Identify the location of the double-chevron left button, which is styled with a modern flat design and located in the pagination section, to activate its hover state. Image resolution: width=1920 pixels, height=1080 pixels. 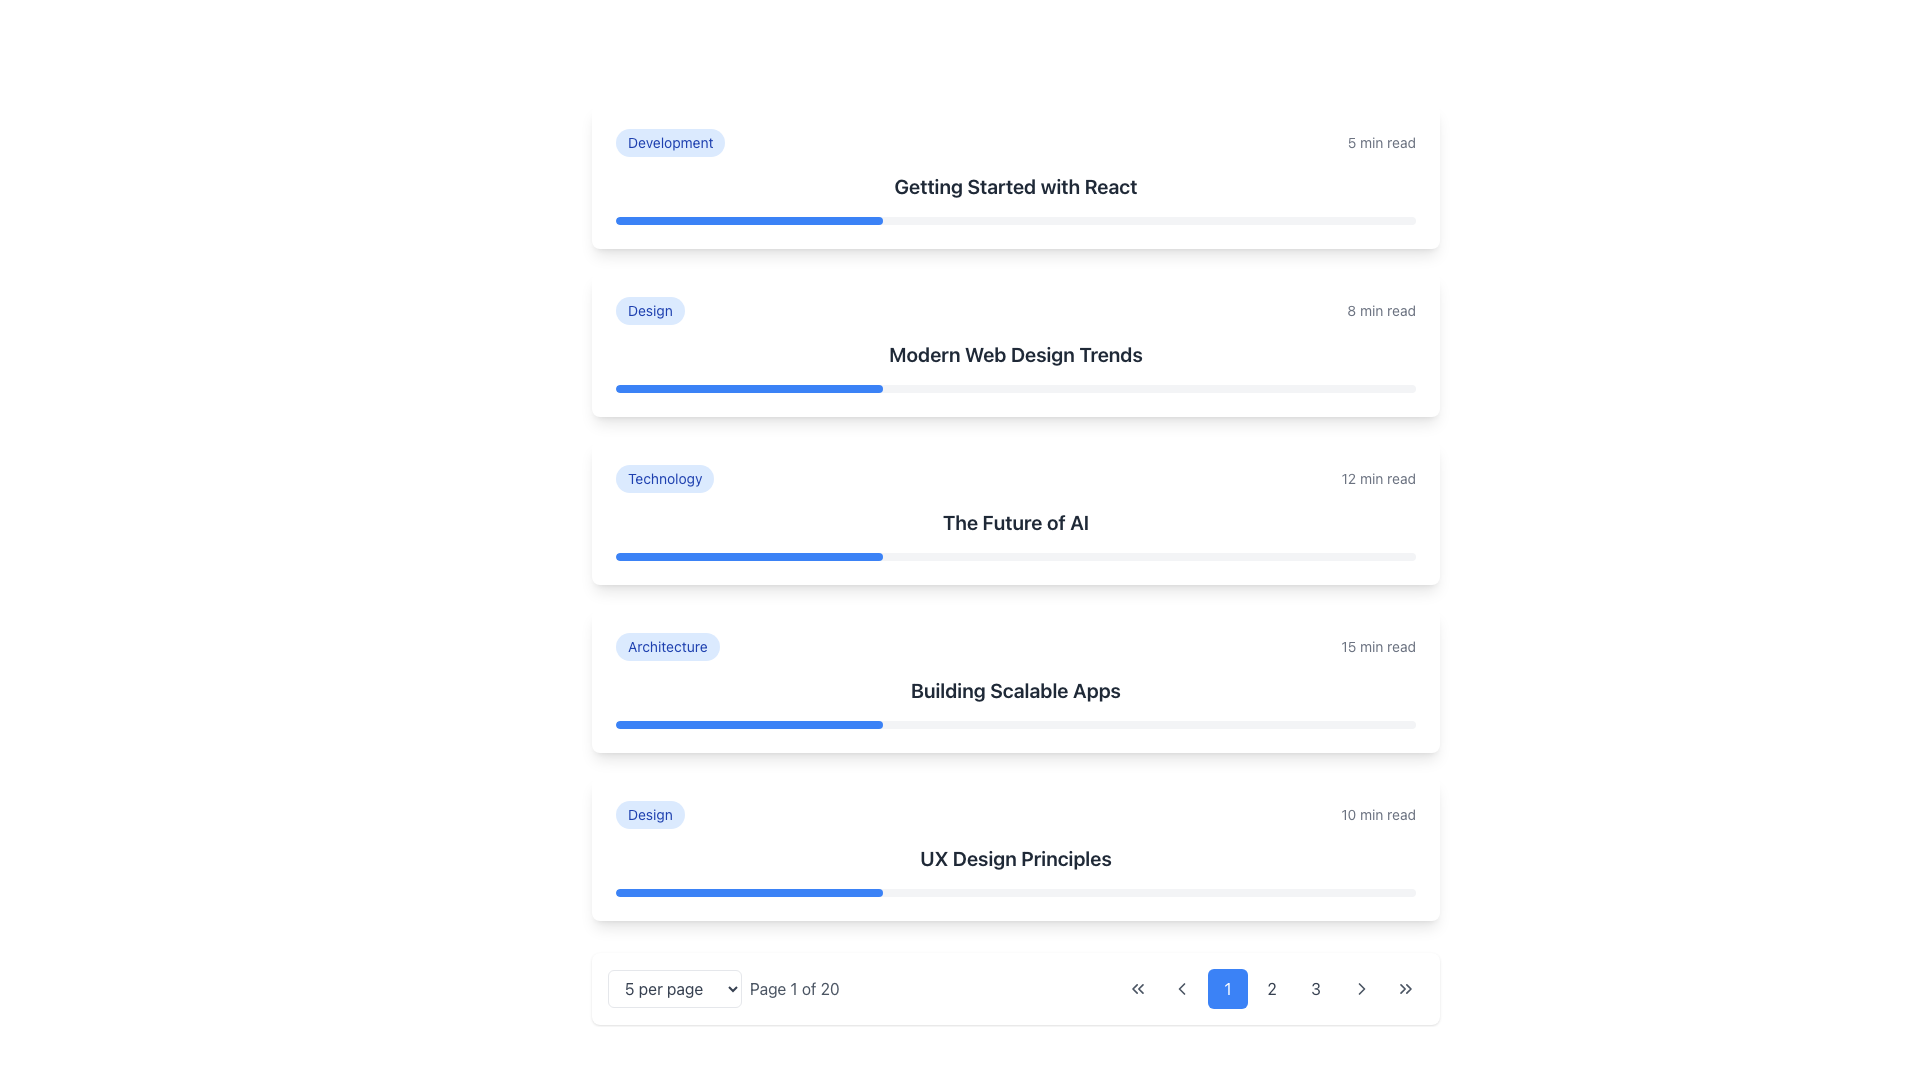
(1137, 987).